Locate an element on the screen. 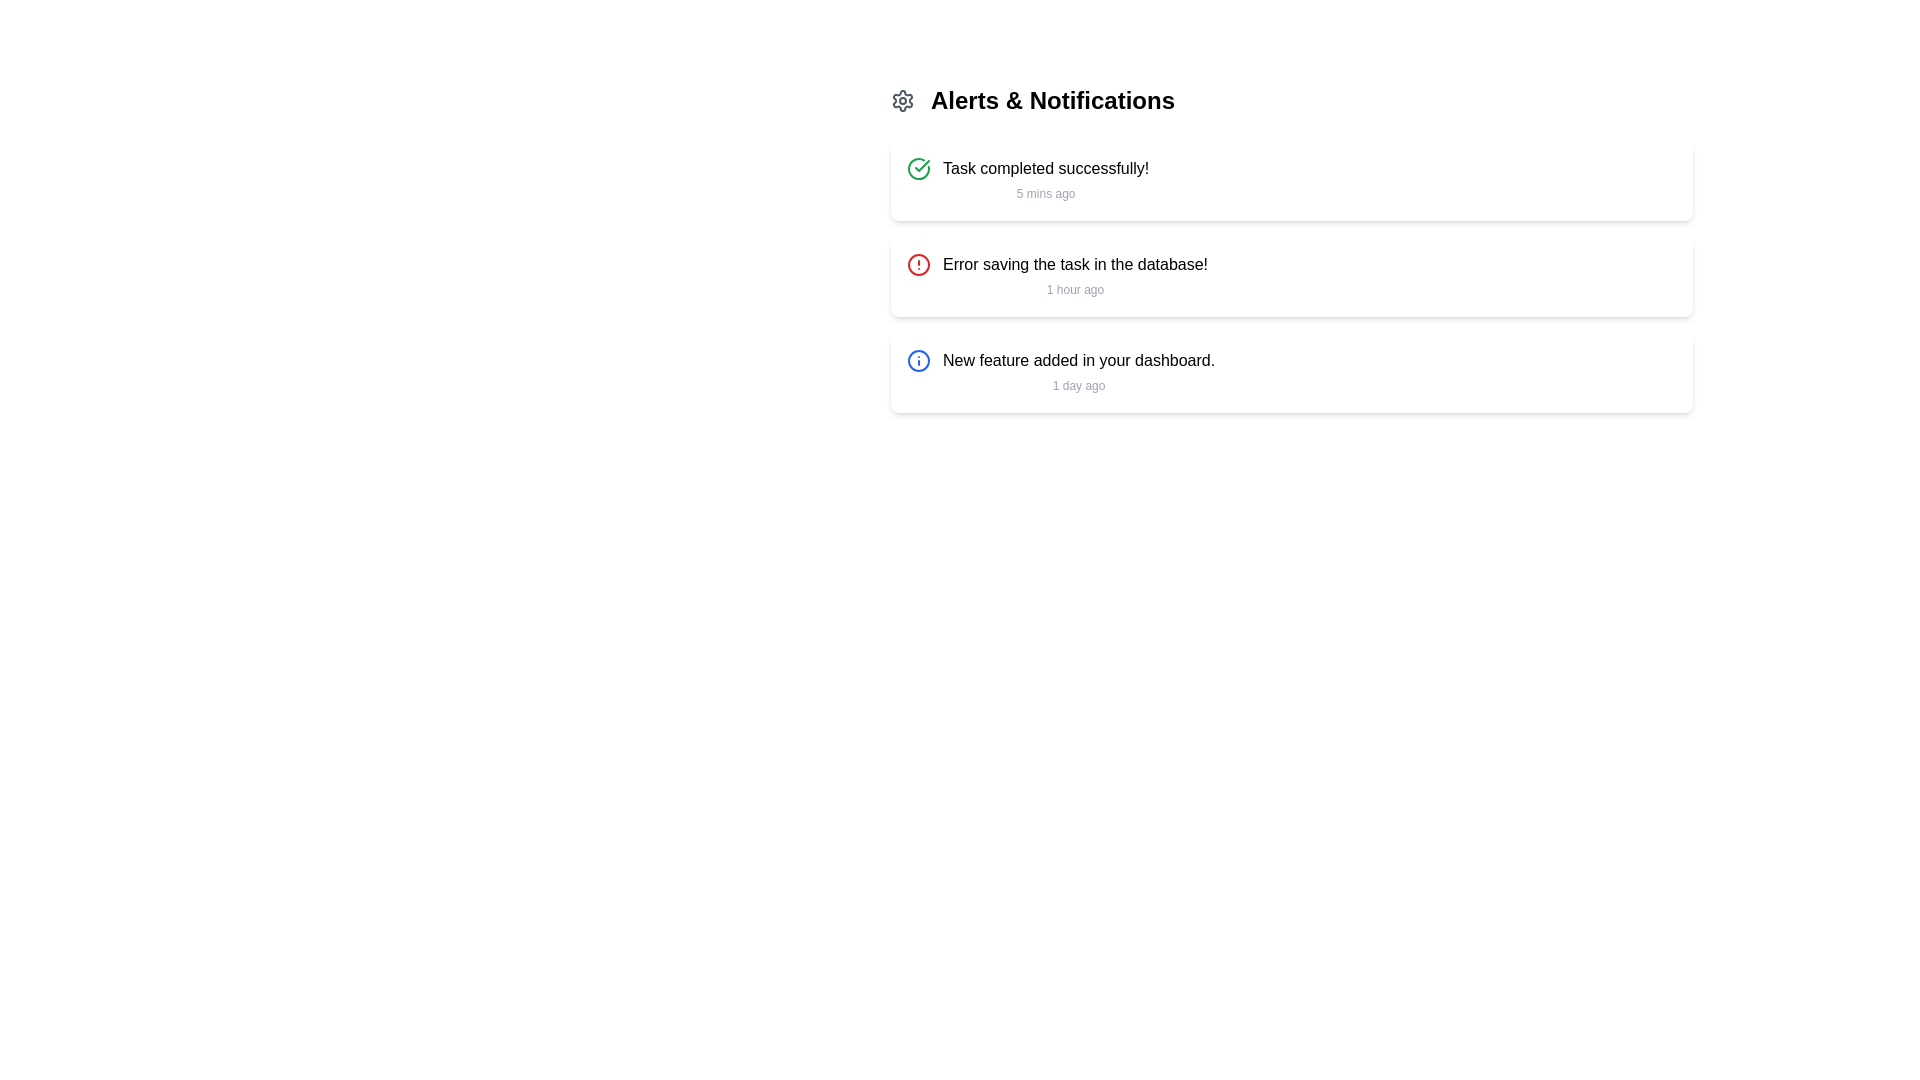 The width and height of the screenshot is (1920, 1080). the static text label that displays the error message 'Error saving the task in the database!' located in the second notification card, adjacent to the time indicator '1 hour ago' is located at coordinates (1074, 264).